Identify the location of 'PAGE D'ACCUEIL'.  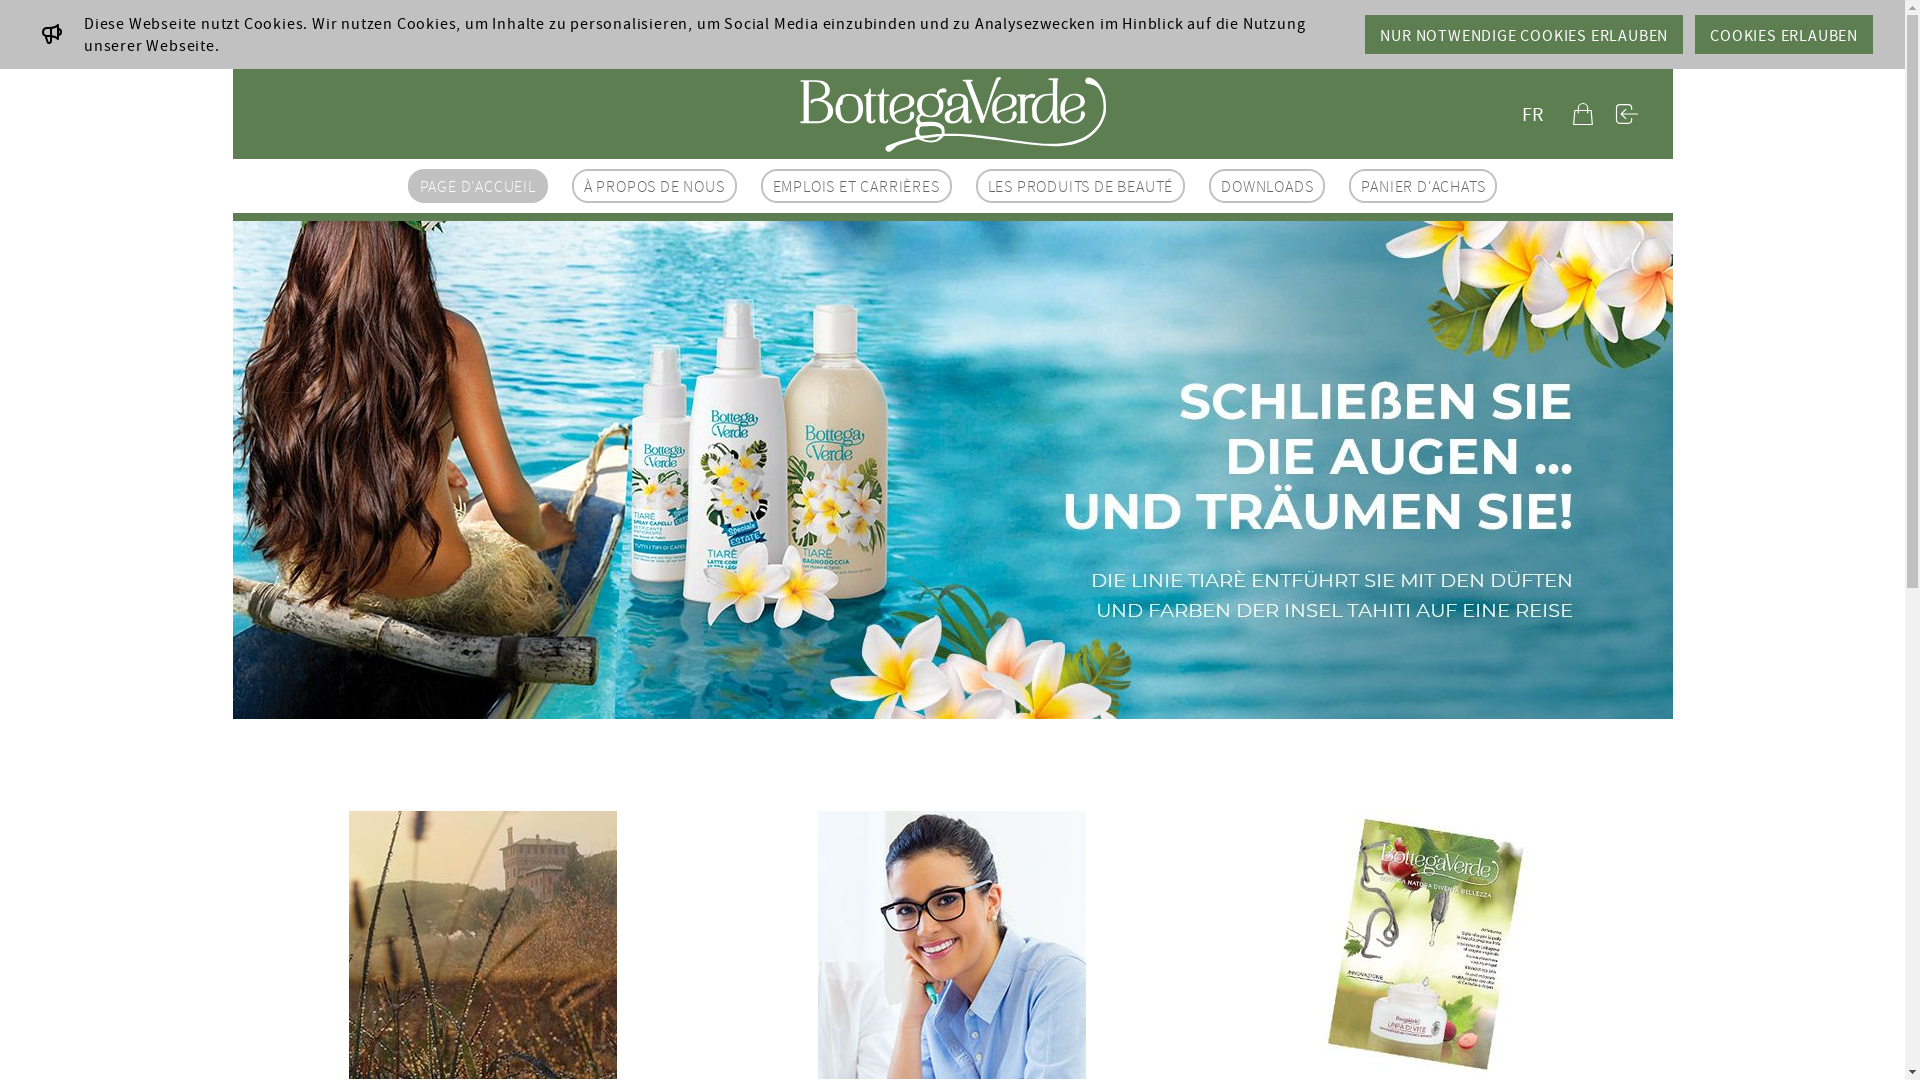
(477, 185).